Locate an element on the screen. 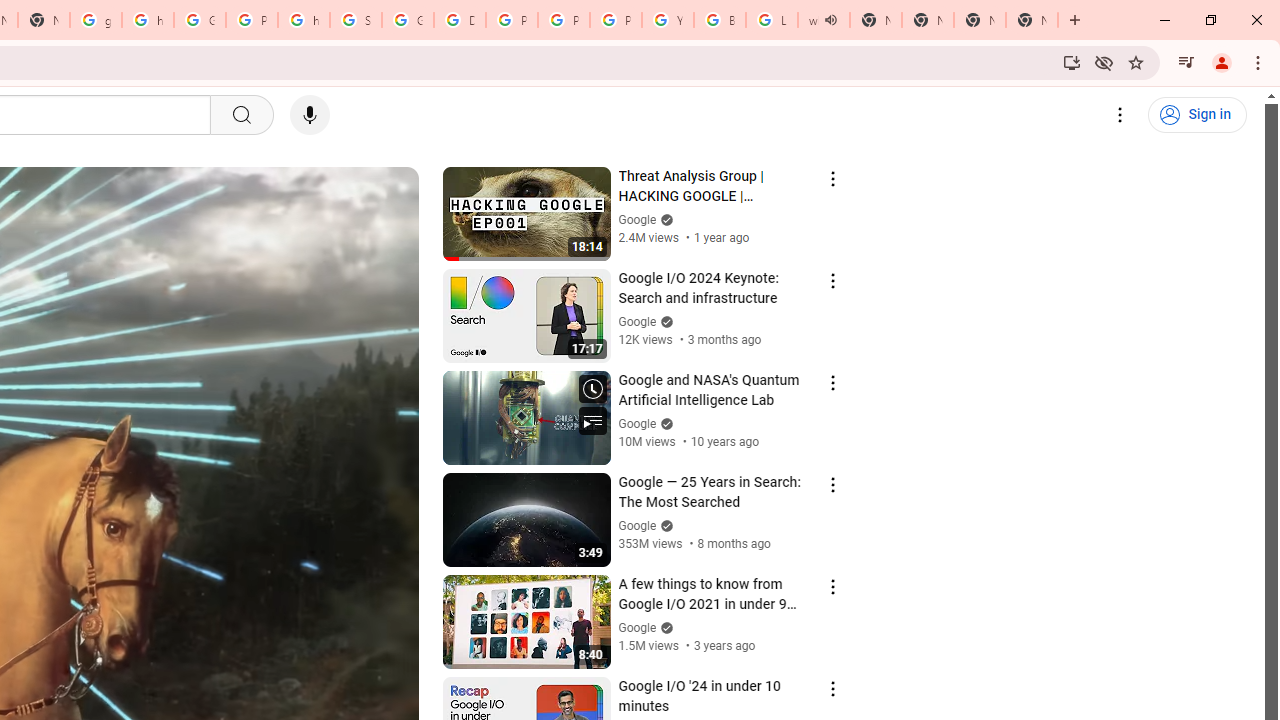 Image resolution: width=1280 pixels, height=720 pixels. 'New Tab' is located at coordinates (979, 20).